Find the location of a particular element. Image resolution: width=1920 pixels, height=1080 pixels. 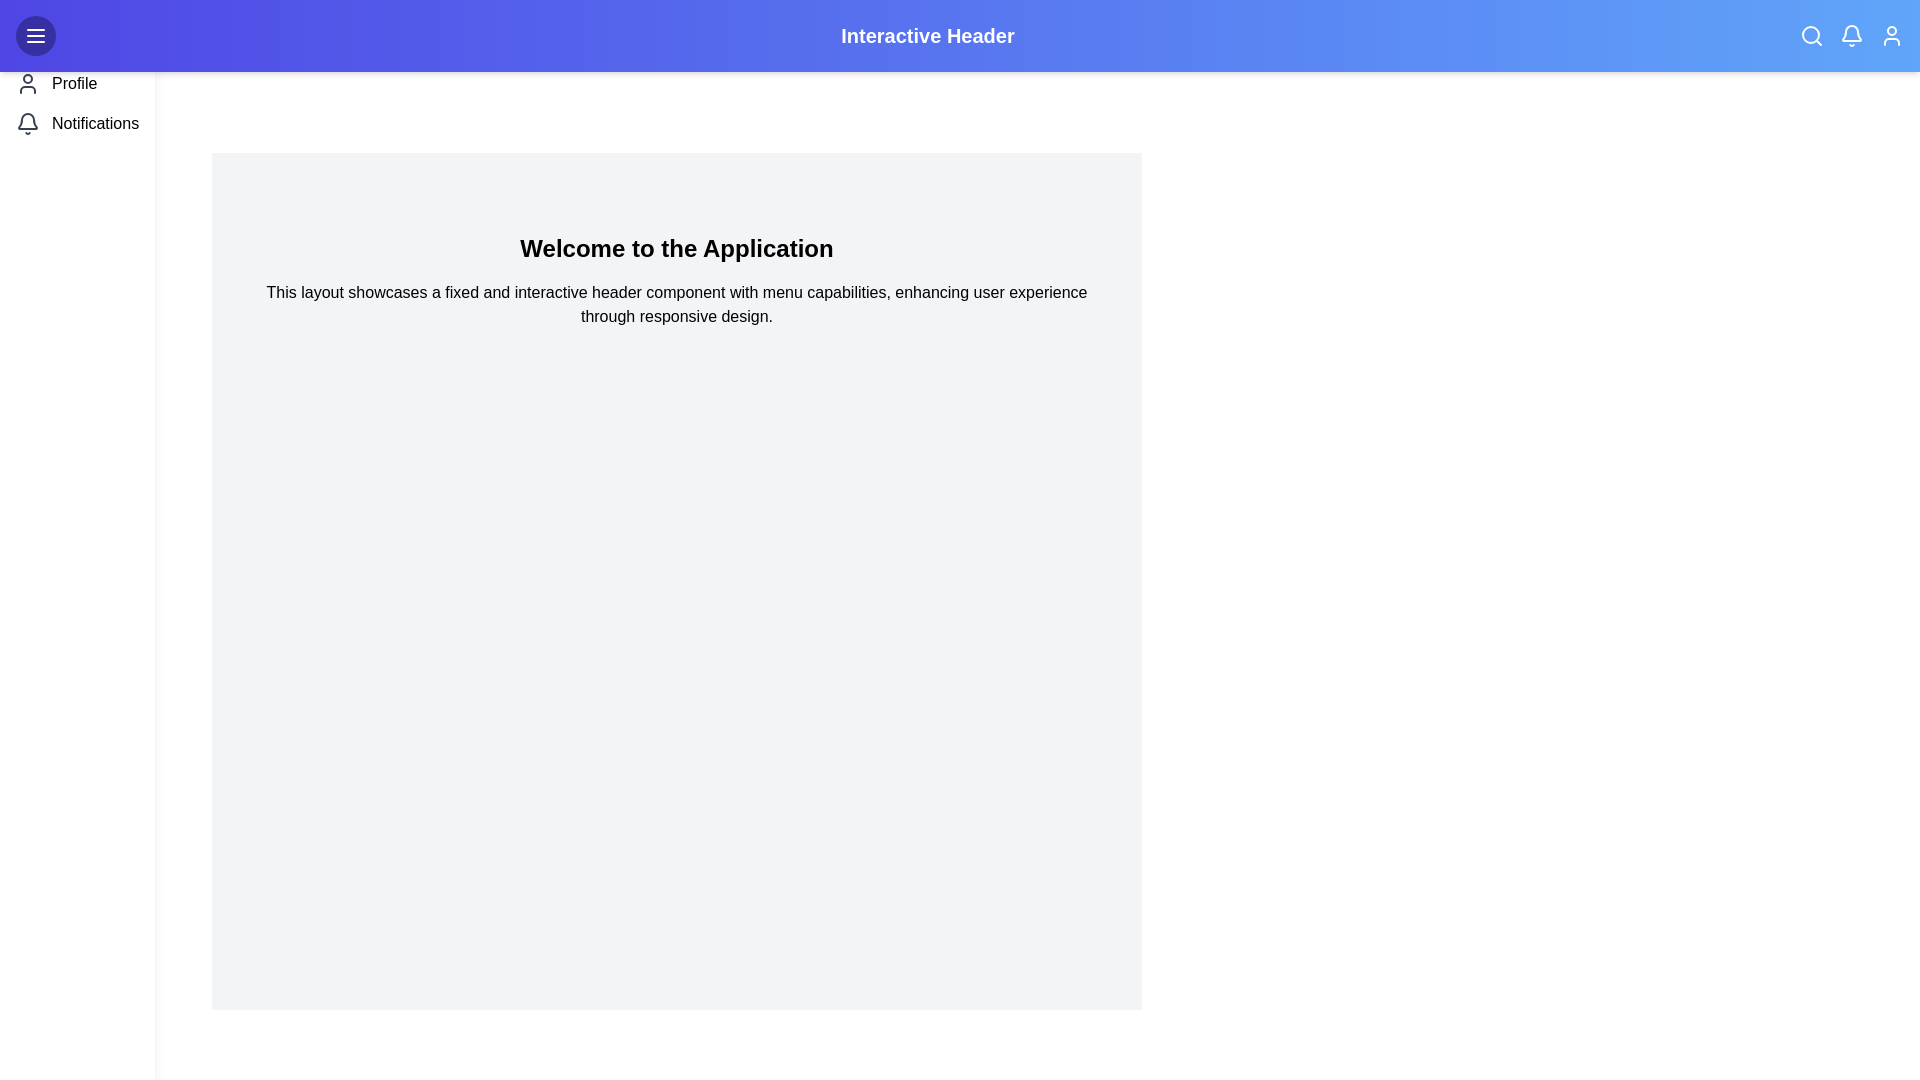

the user profile silhouette icon located in the upper left sidebar before the label text 'Profile' is located at coordinates (28, 83).